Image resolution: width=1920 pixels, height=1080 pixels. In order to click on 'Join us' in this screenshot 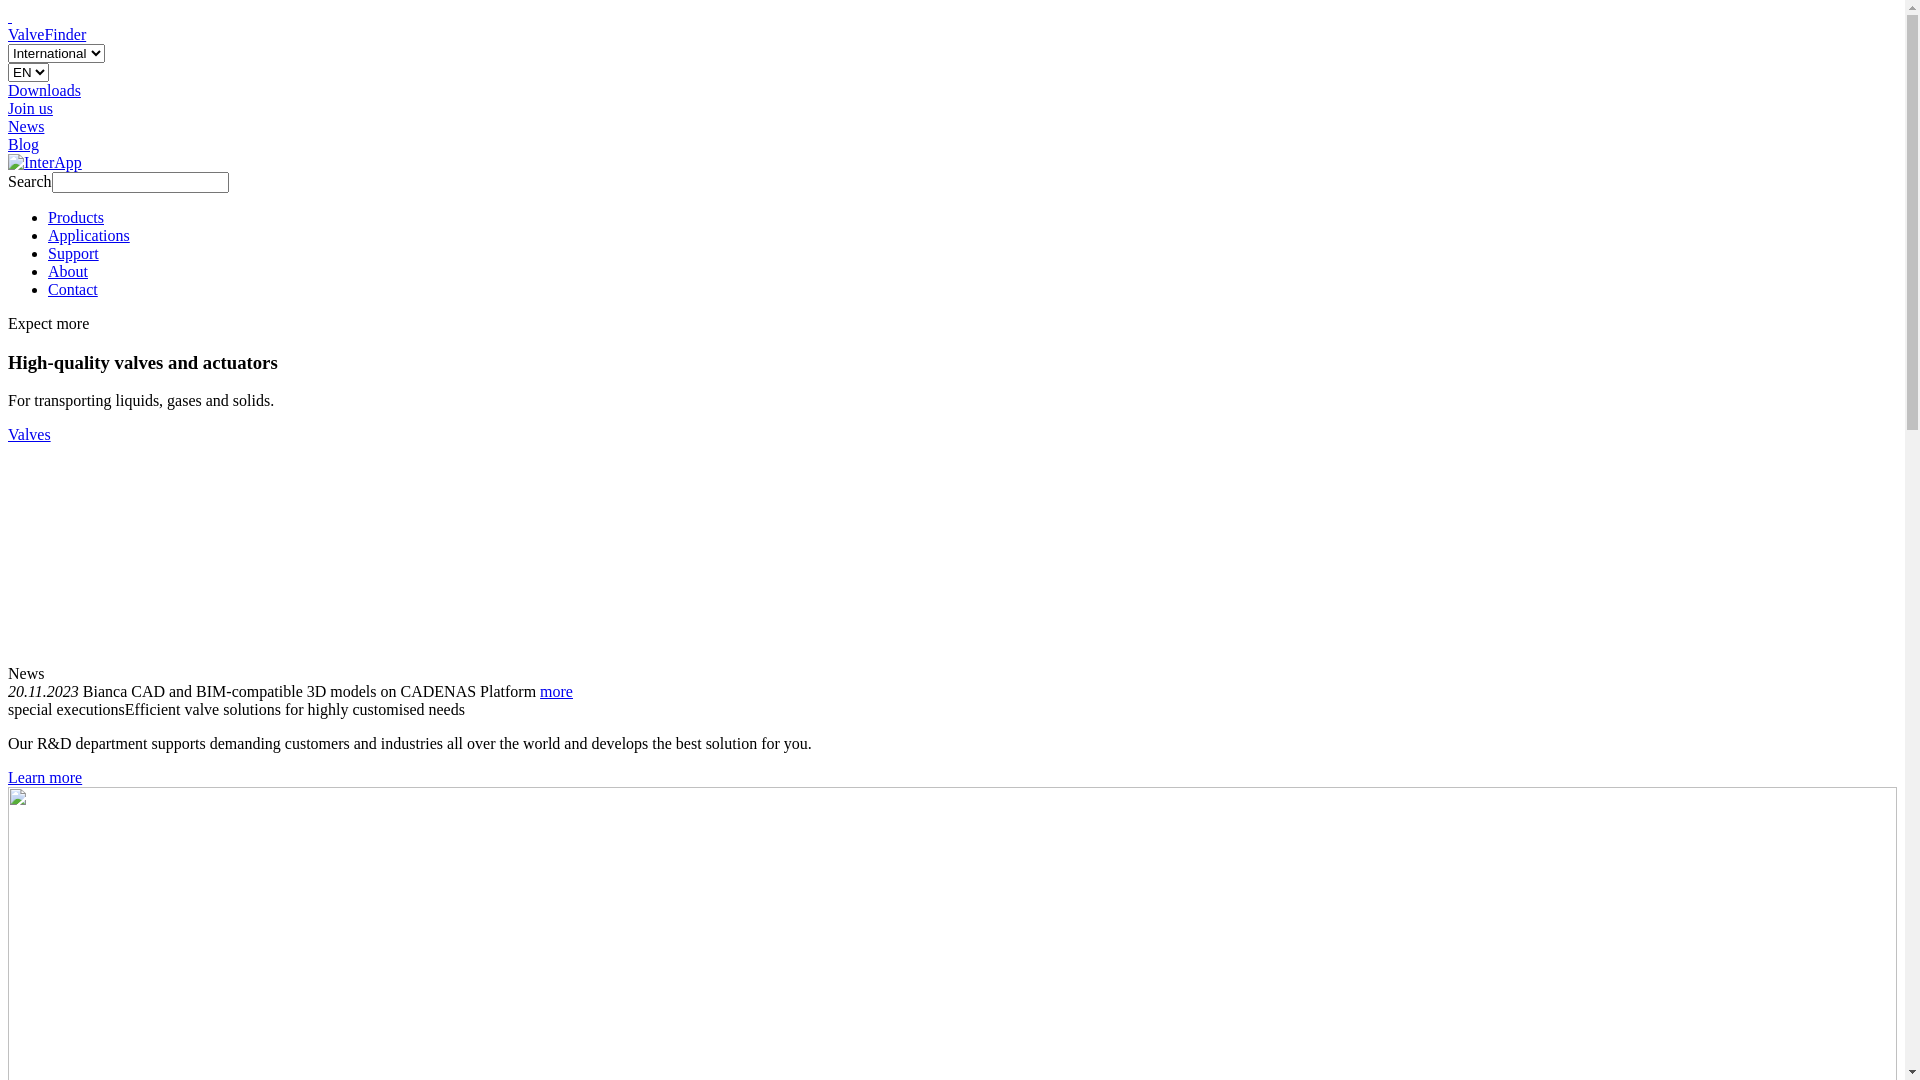, I will do `click(30, 108)`.